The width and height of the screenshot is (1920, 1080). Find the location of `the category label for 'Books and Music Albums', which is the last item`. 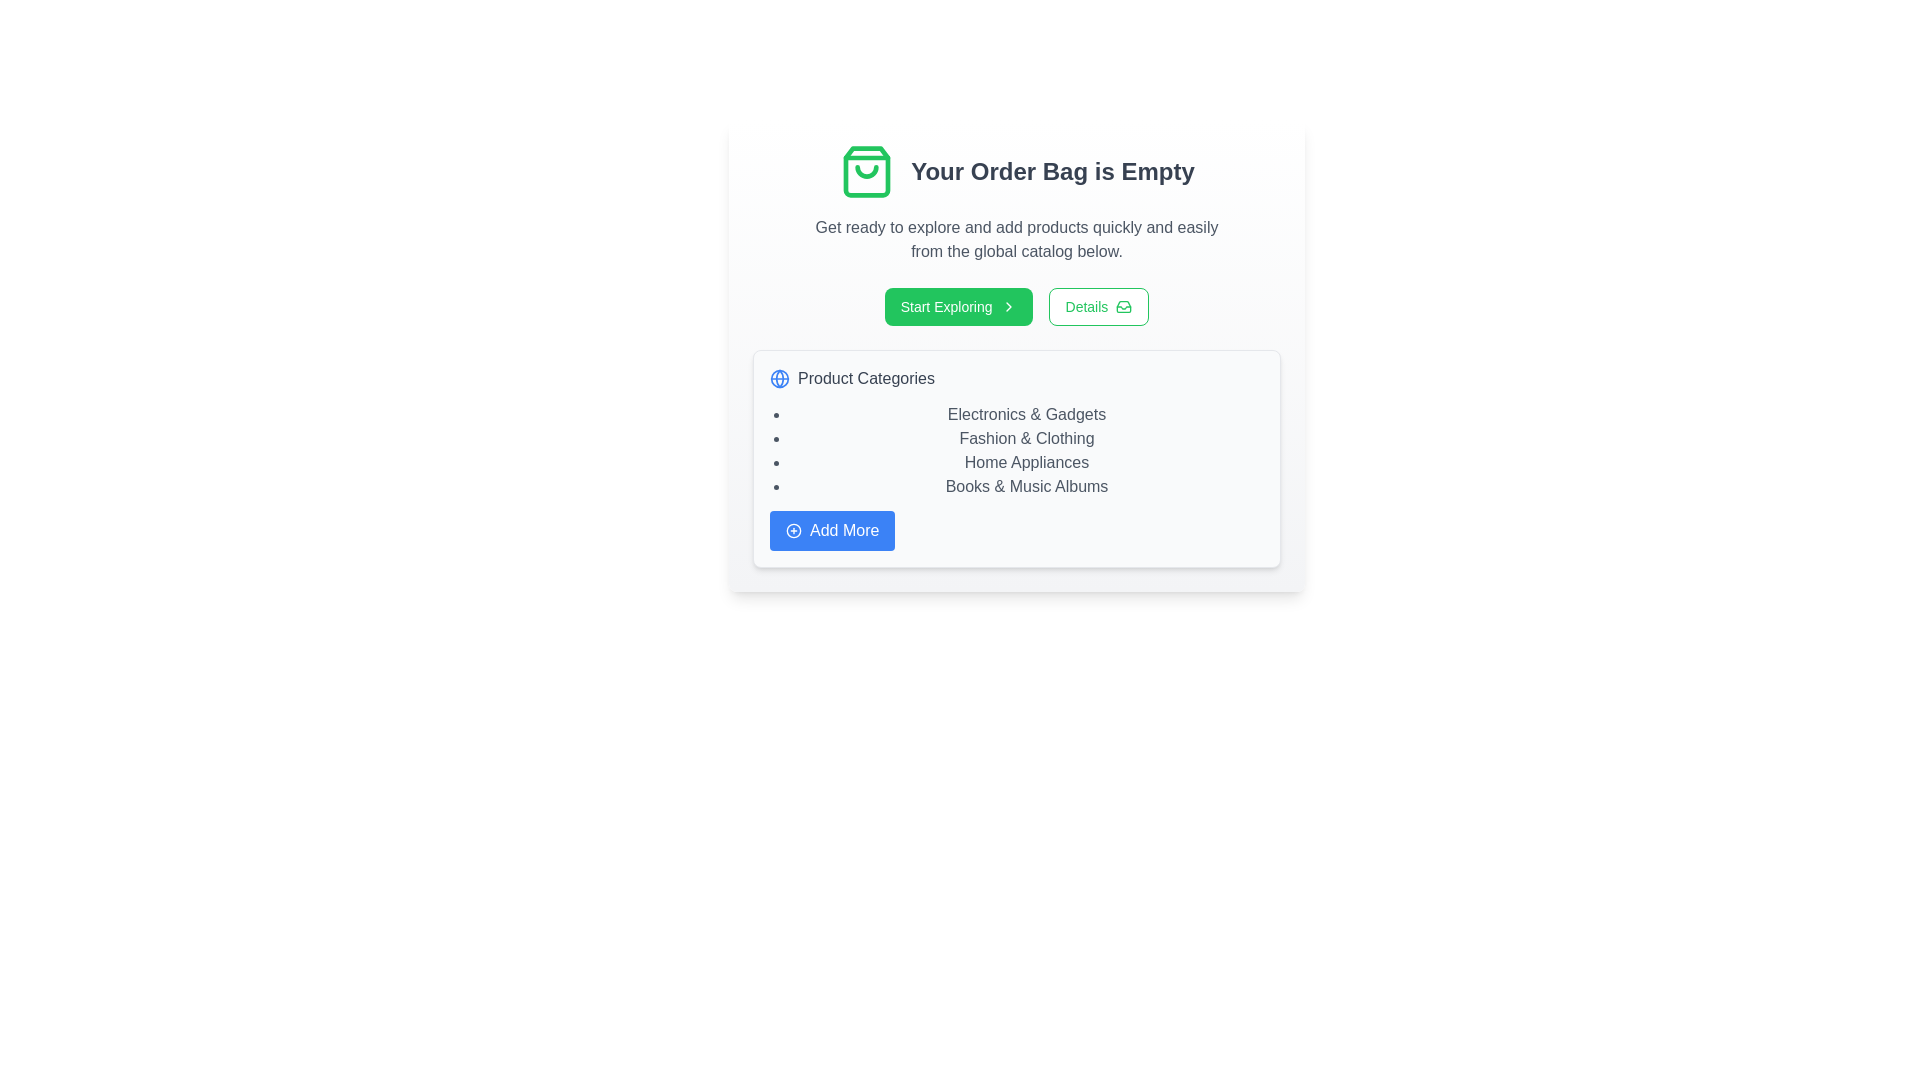

the category label for 'Books and Music Albums', which is the last item is located at coordinates (1027, 486).